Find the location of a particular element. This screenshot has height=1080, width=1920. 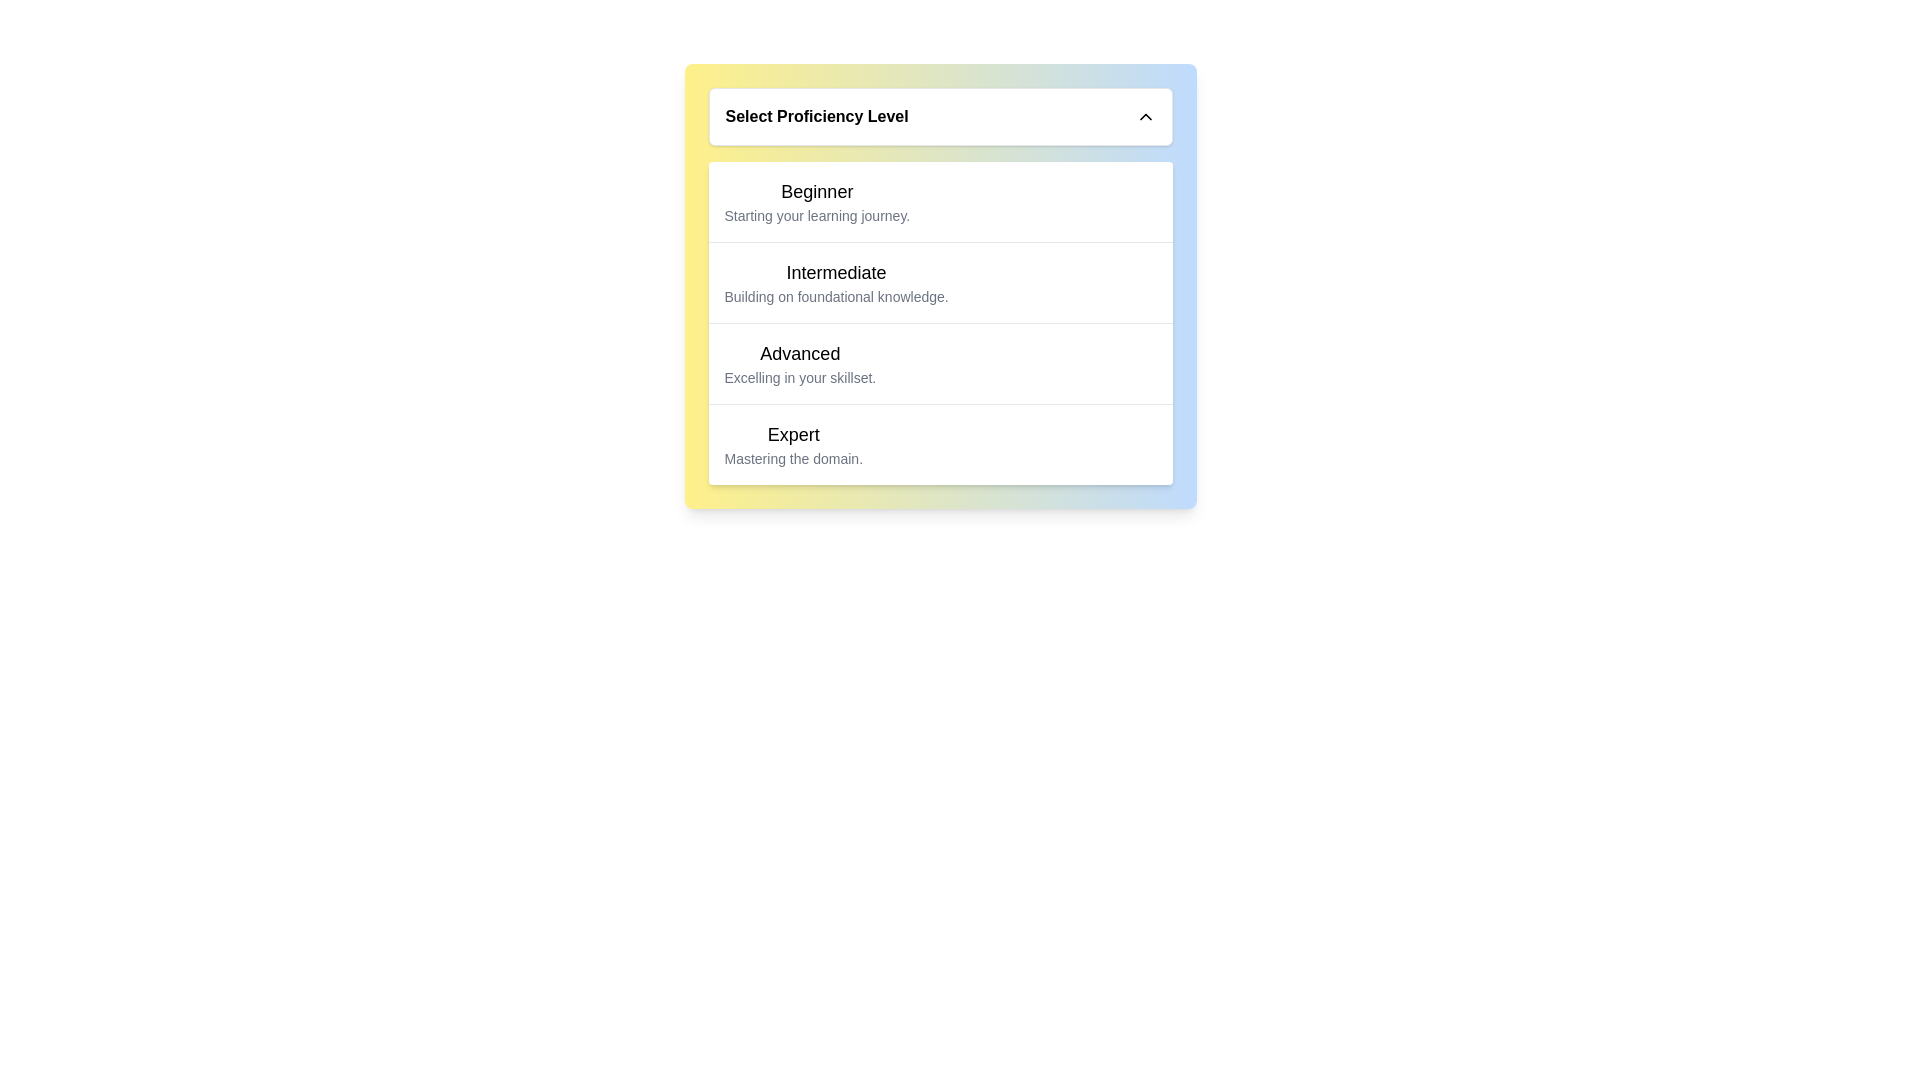

the List item titled 'Beginner' to interact via keyboard navigation is located at coordinates (817, 201).